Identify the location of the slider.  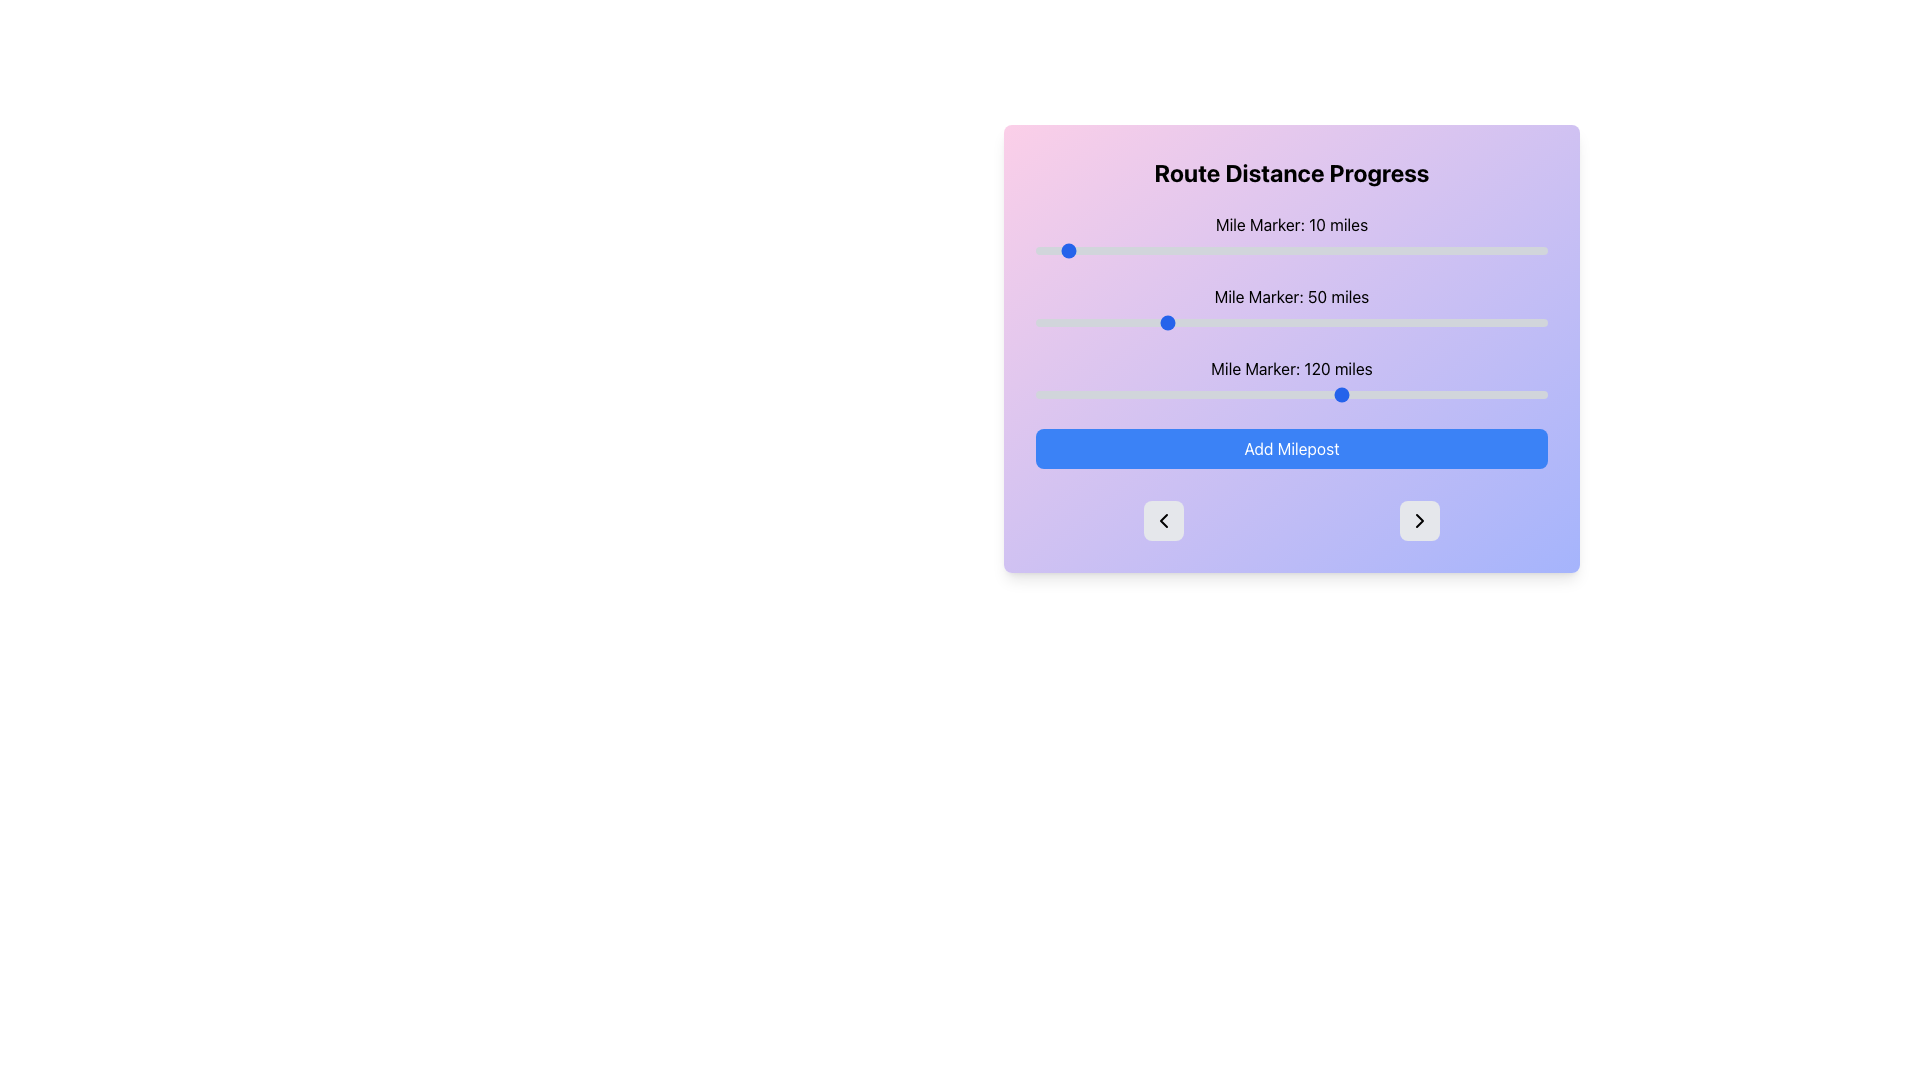
(1265, 322).